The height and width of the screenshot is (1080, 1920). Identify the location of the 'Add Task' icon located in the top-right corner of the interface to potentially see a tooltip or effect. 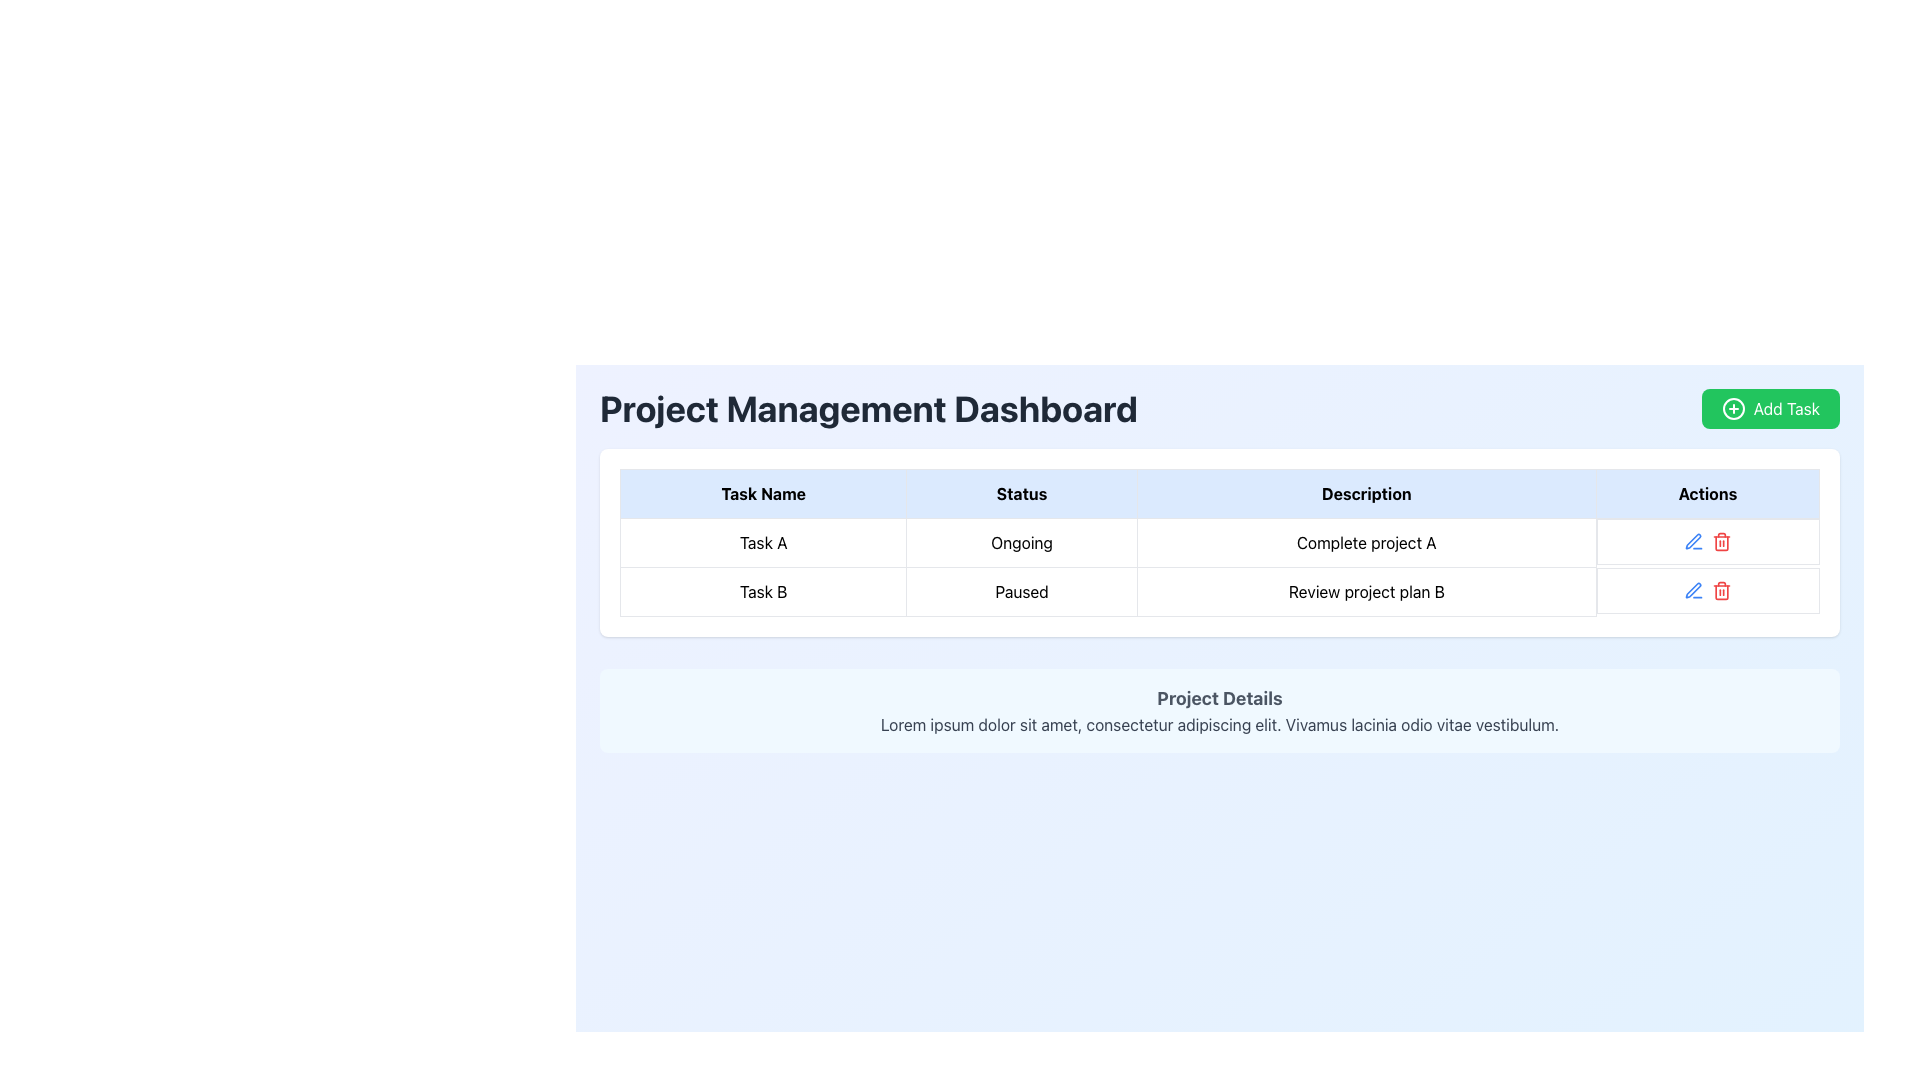
(1732, 407).